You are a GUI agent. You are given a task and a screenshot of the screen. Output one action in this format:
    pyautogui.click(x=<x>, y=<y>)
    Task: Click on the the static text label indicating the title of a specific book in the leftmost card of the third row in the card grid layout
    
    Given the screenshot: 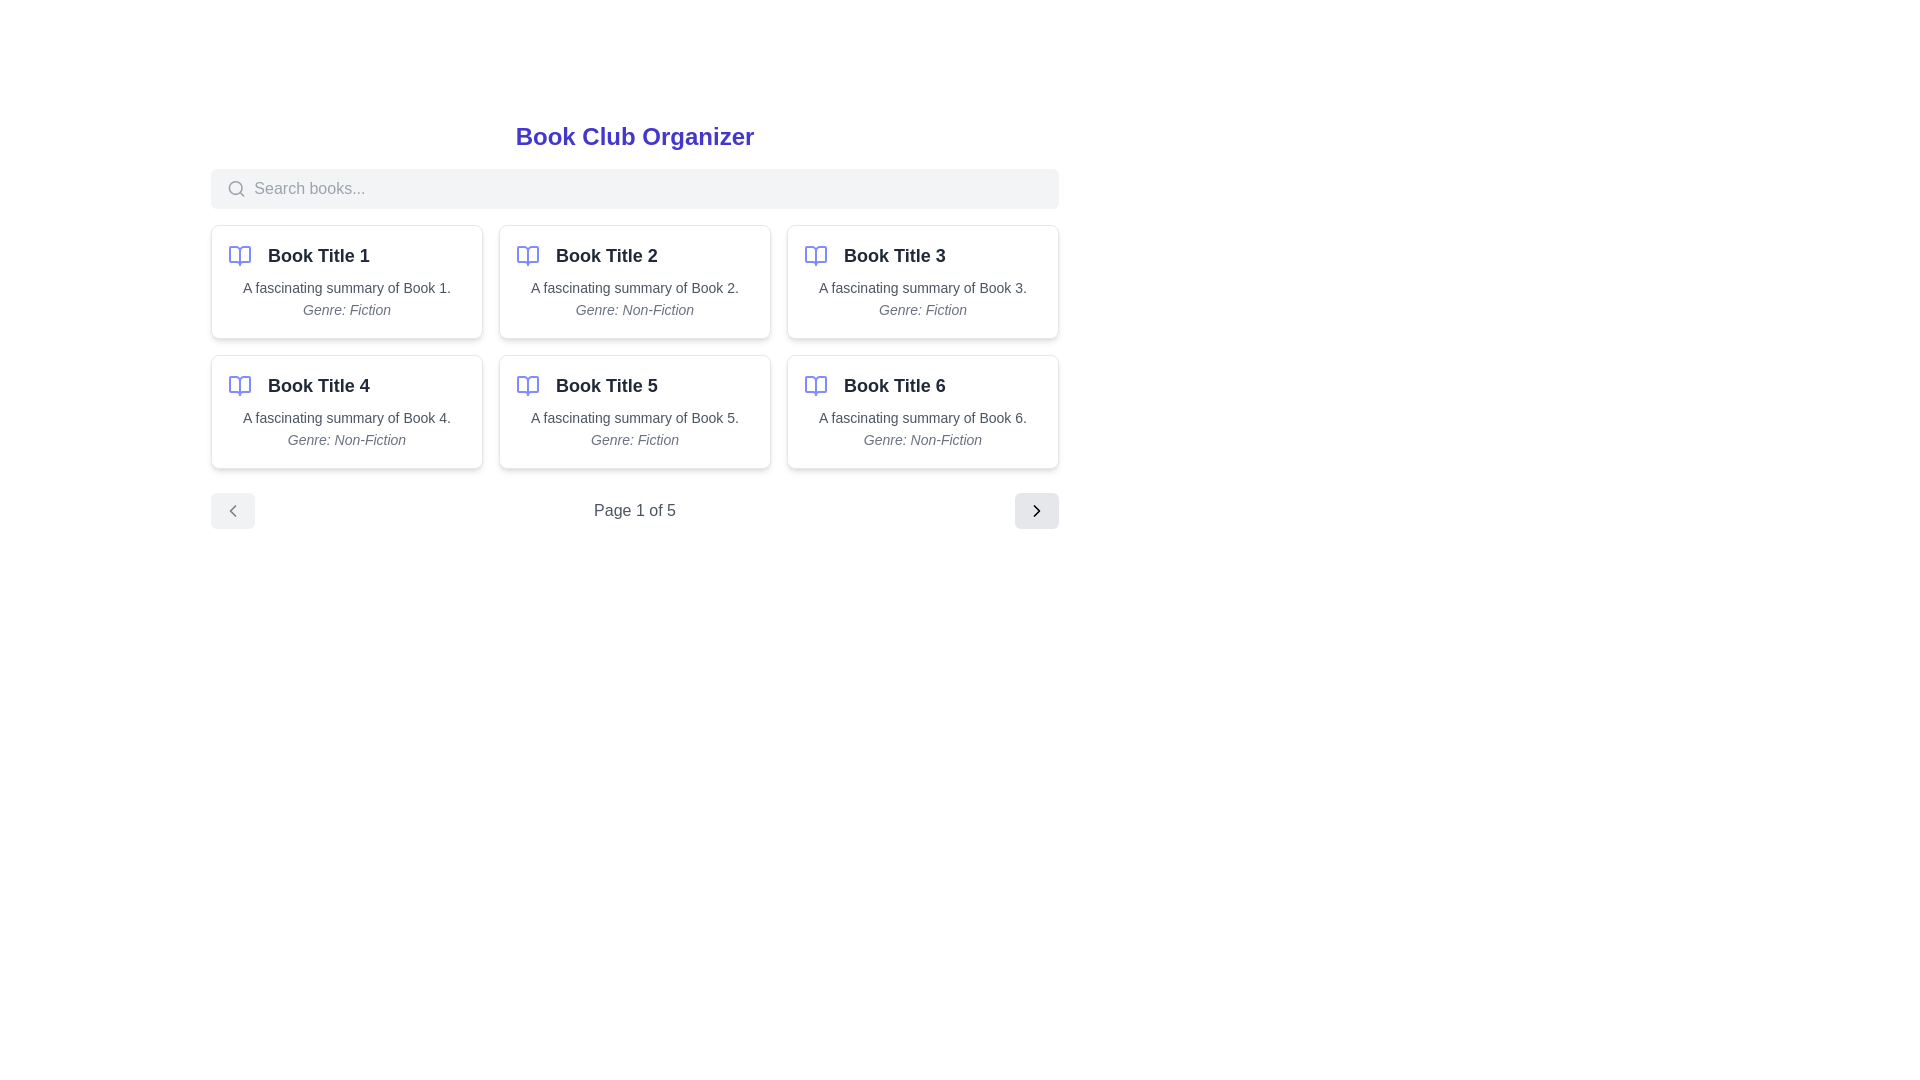 What is the action you would take?
    pyautogui.click(x=605, y=385)
    